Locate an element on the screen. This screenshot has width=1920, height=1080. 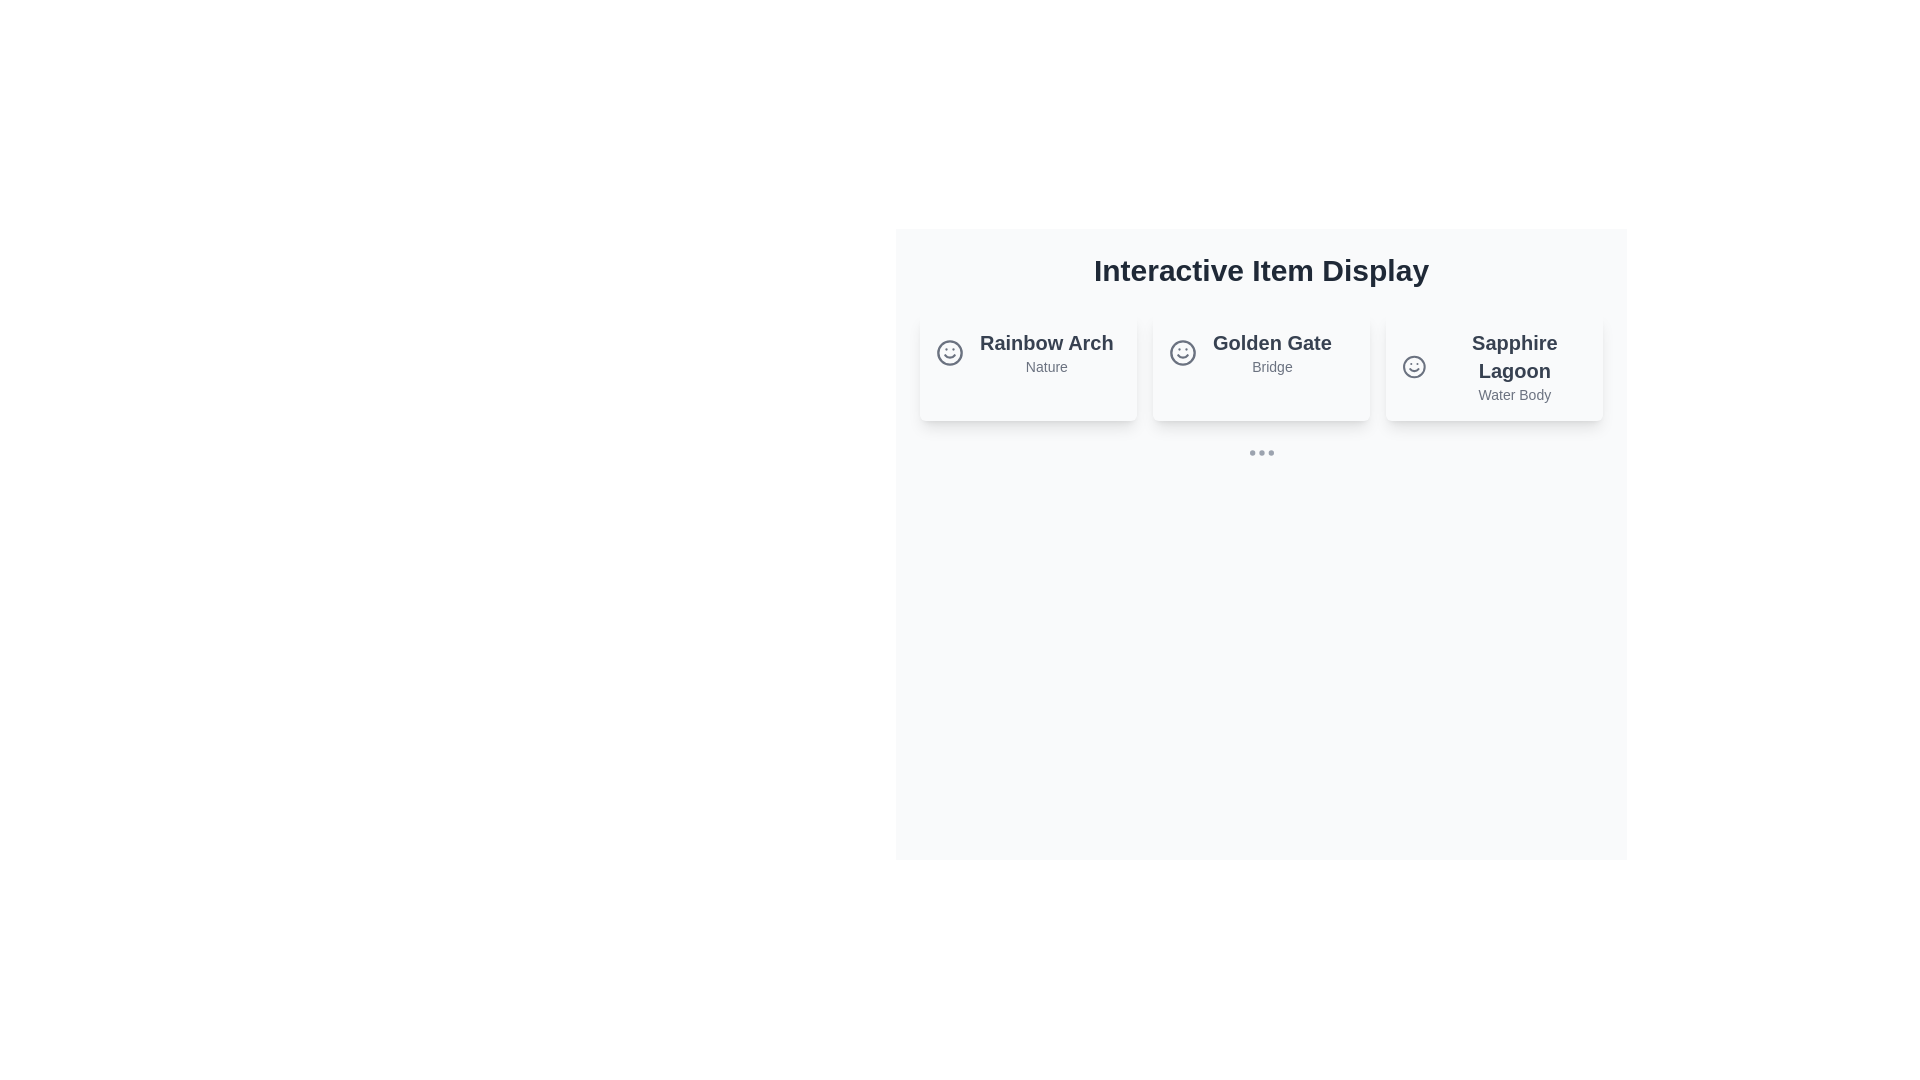
the graphic decoration icon located within the second card from the left in the row of three cards under 'Interactive Item Display' is located at coordinates (1182, 352).